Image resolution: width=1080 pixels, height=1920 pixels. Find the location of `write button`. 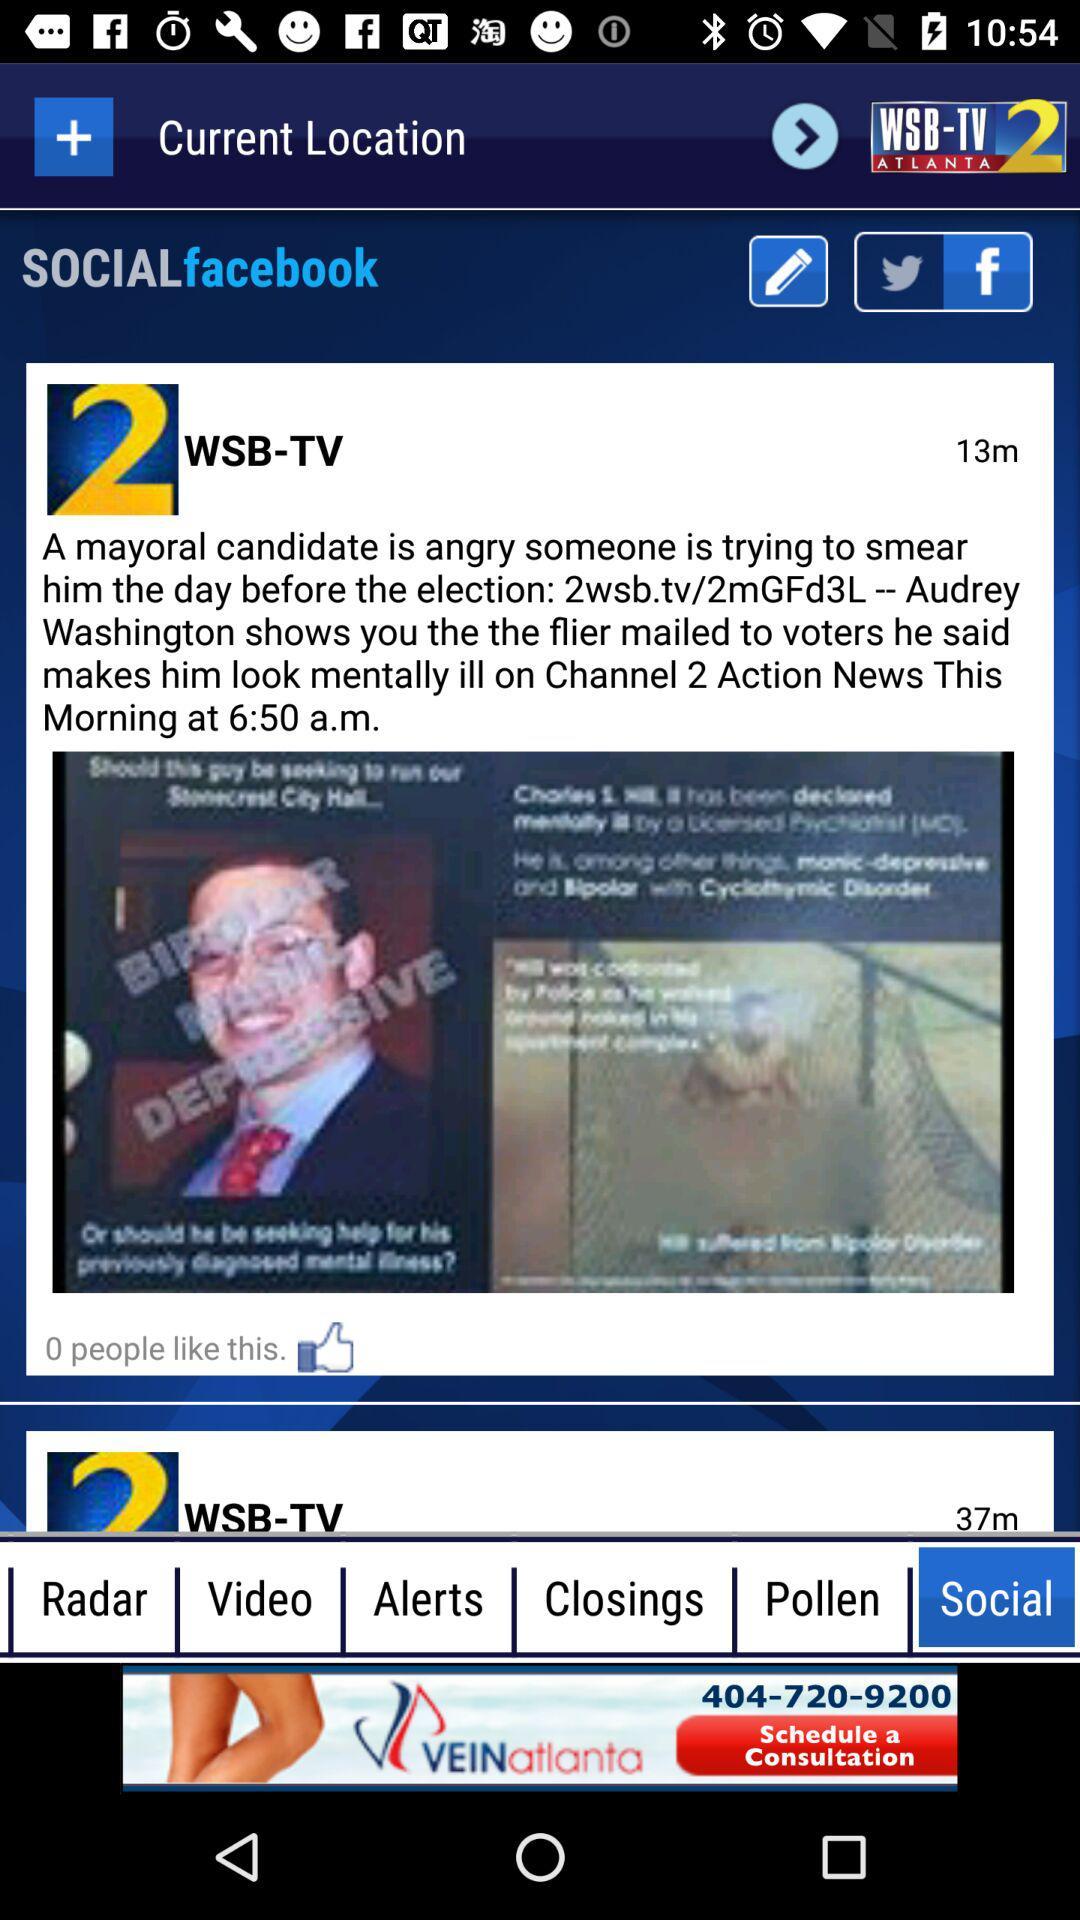

write button is located at coordinates (787, 270).